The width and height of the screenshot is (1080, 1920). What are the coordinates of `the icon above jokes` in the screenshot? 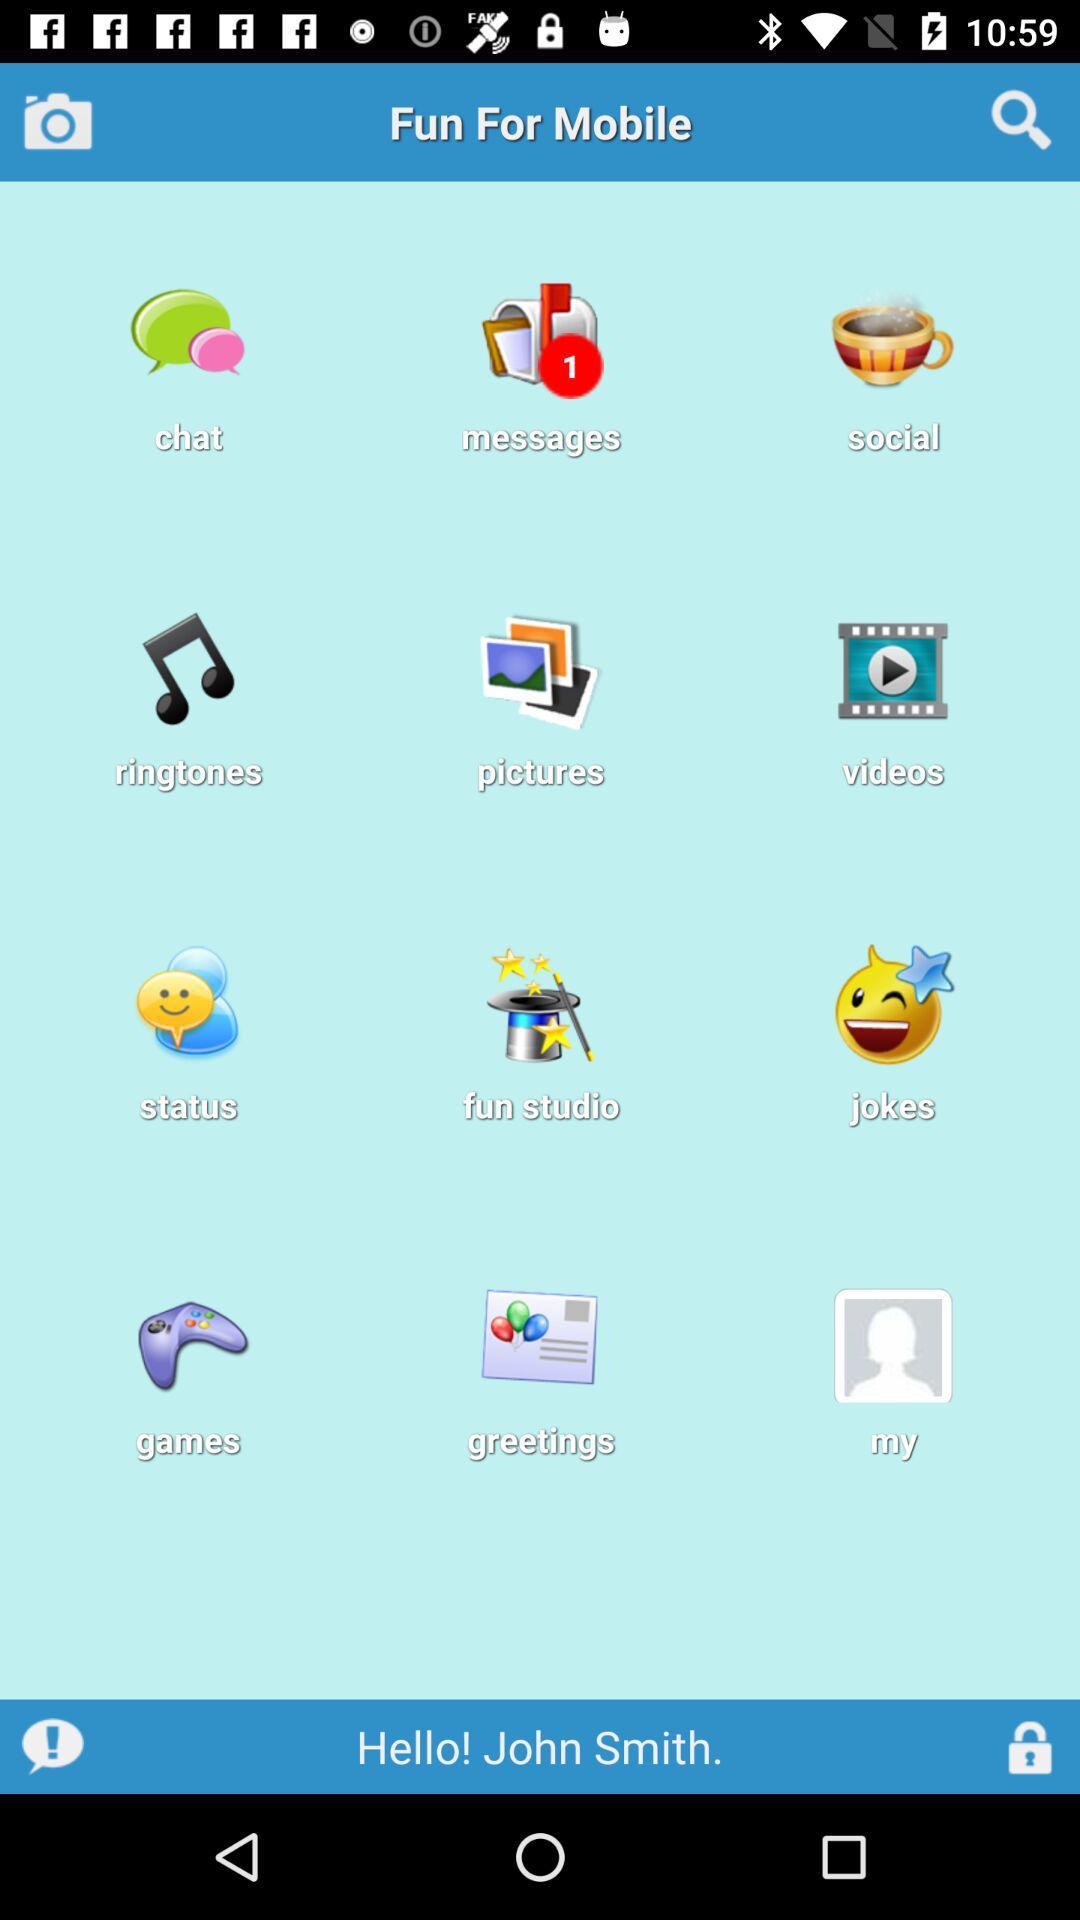 It's located at (892, 1004).